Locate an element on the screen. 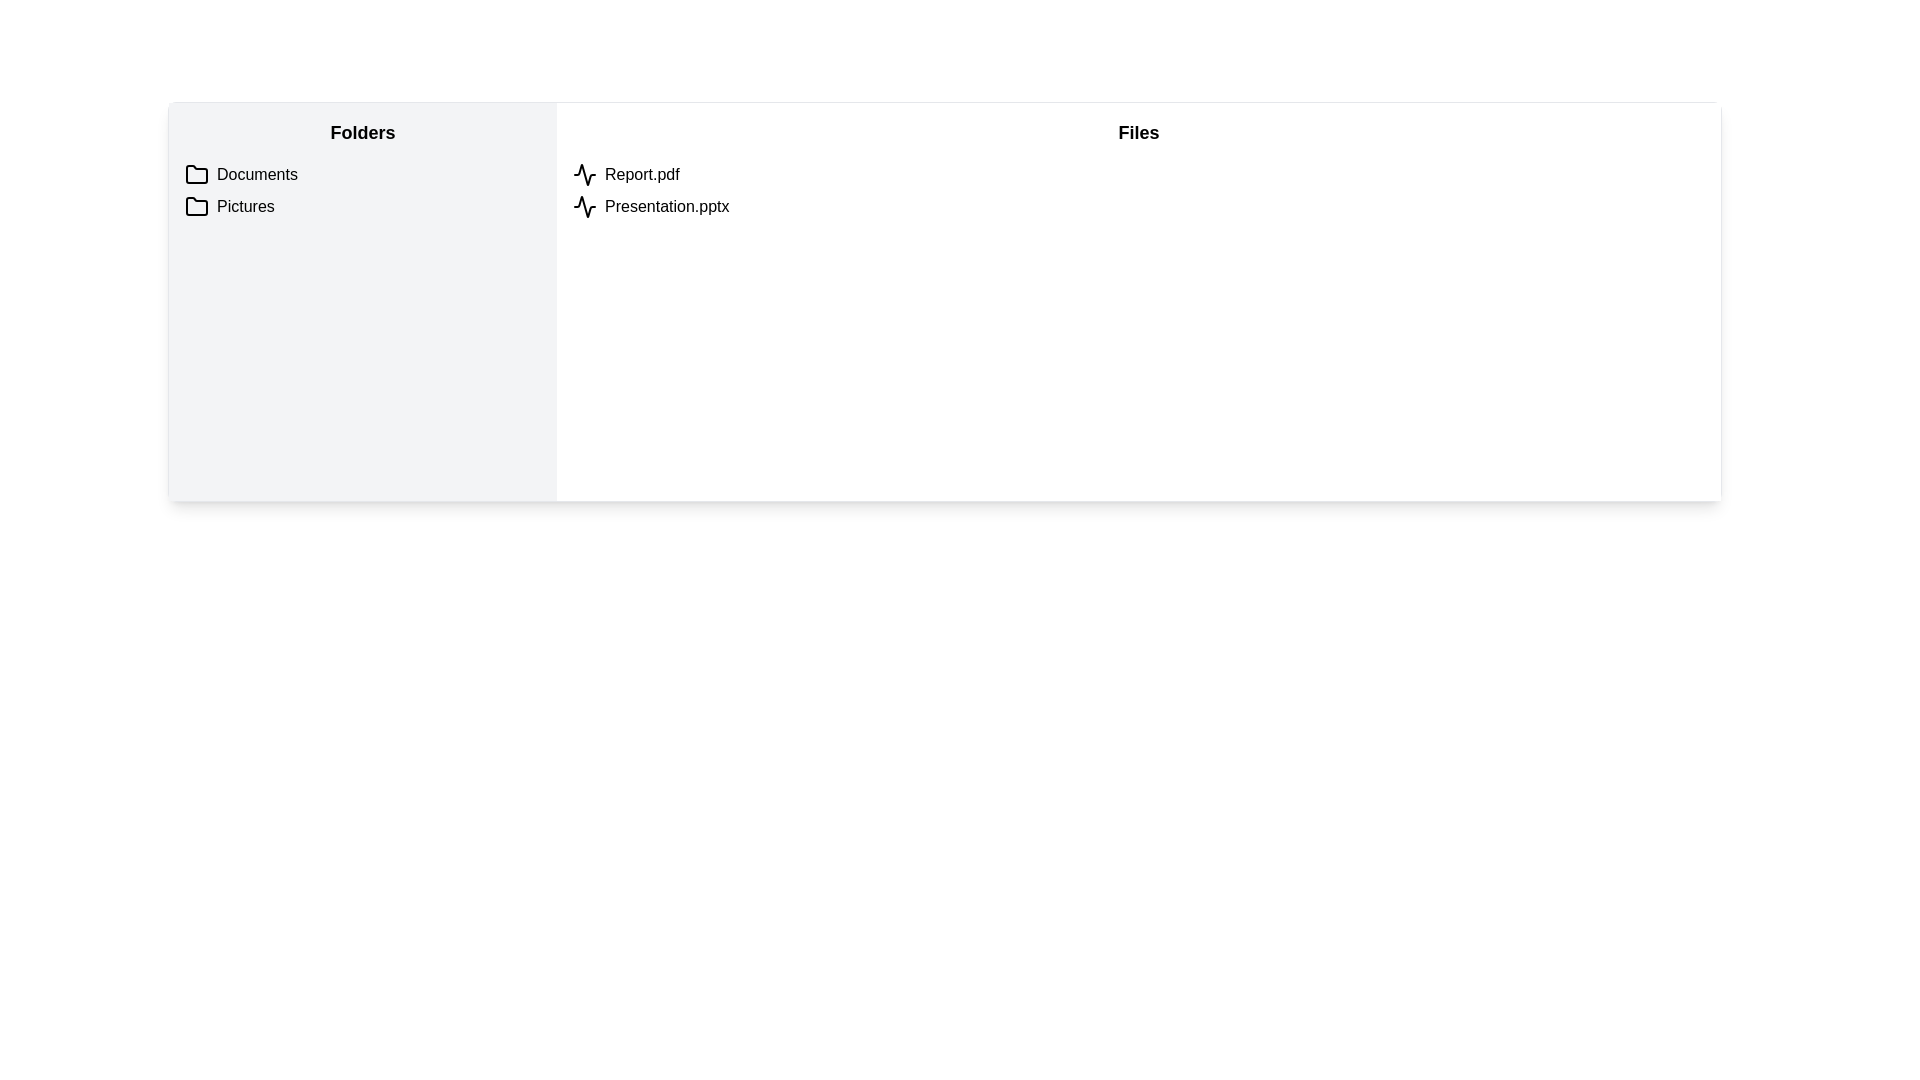 This screenshot has height=1080, width=1920. the 'Documents' folder list item, which is the first item in the vertical list within the 'Folders' section is located at coordinates (363, 173).